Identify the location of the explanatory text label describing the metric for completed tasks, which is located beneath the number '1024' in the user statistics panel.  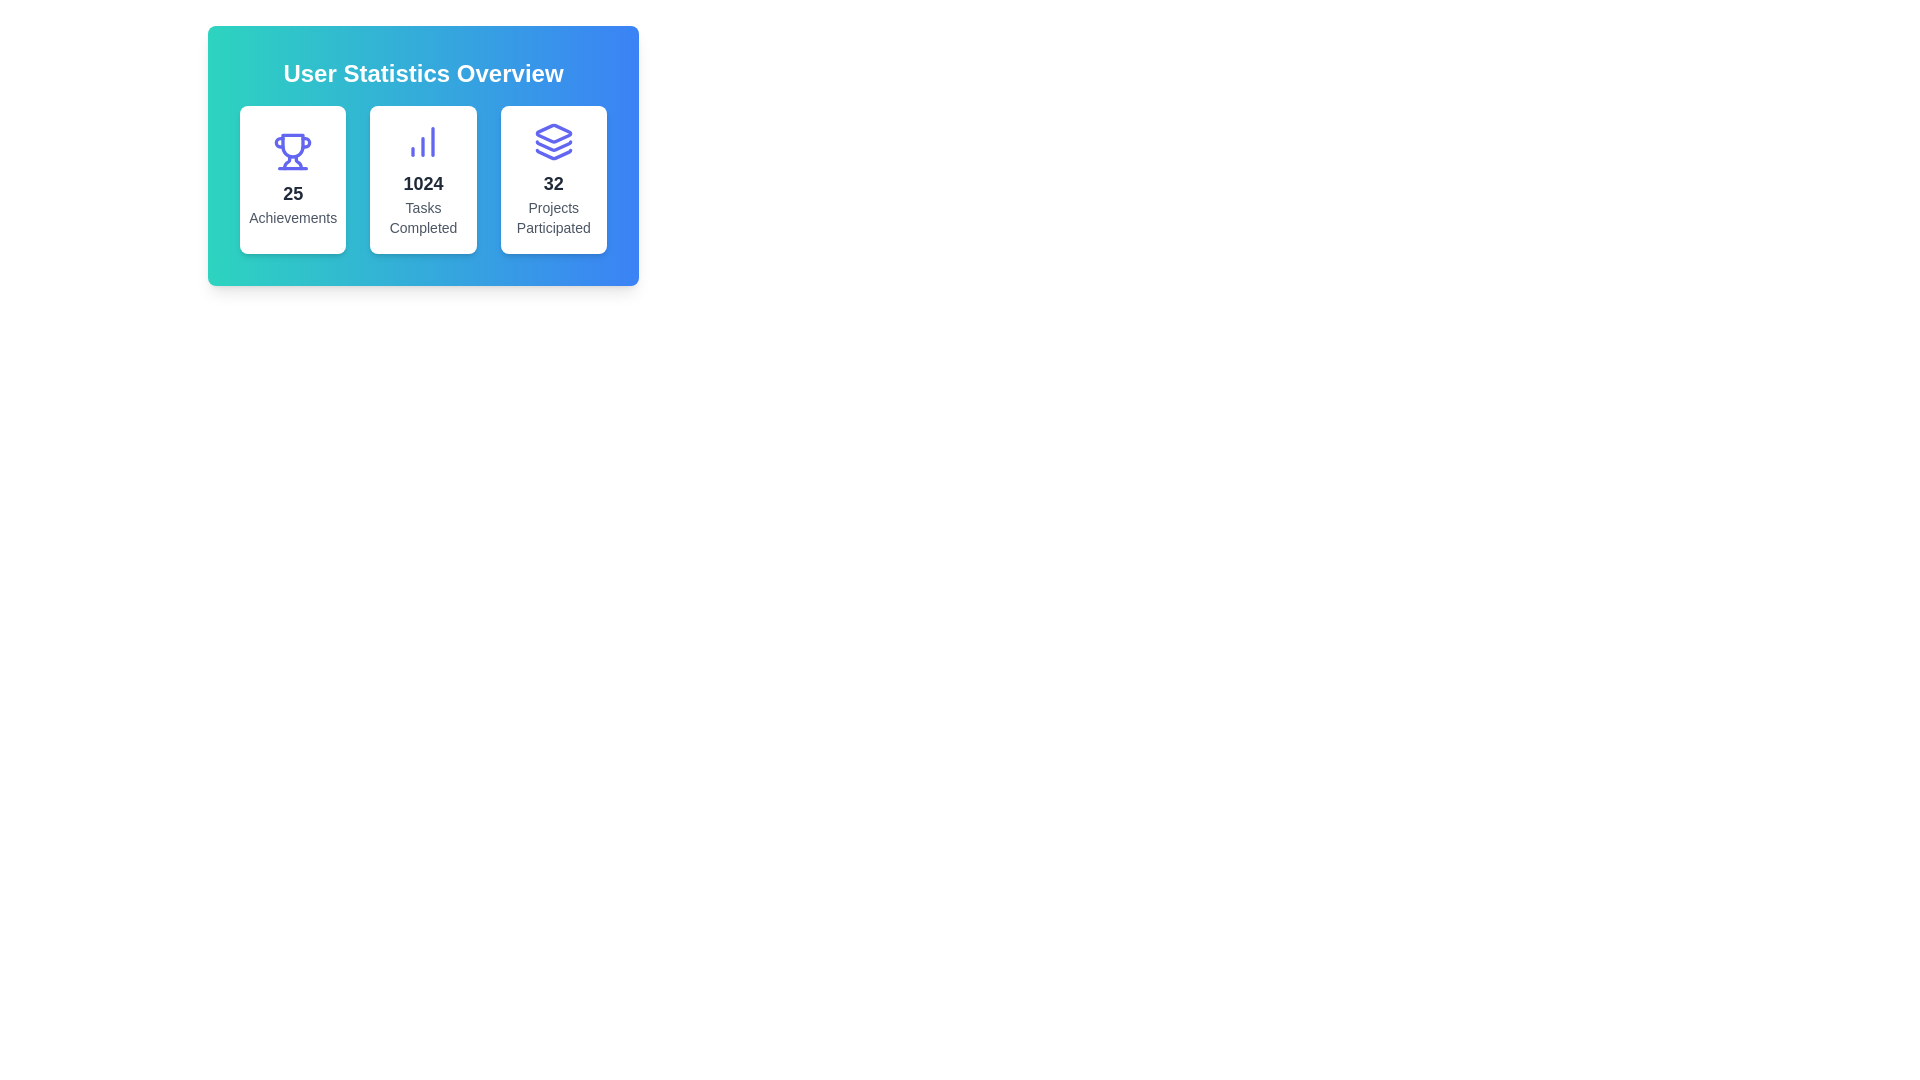
(422, 218).